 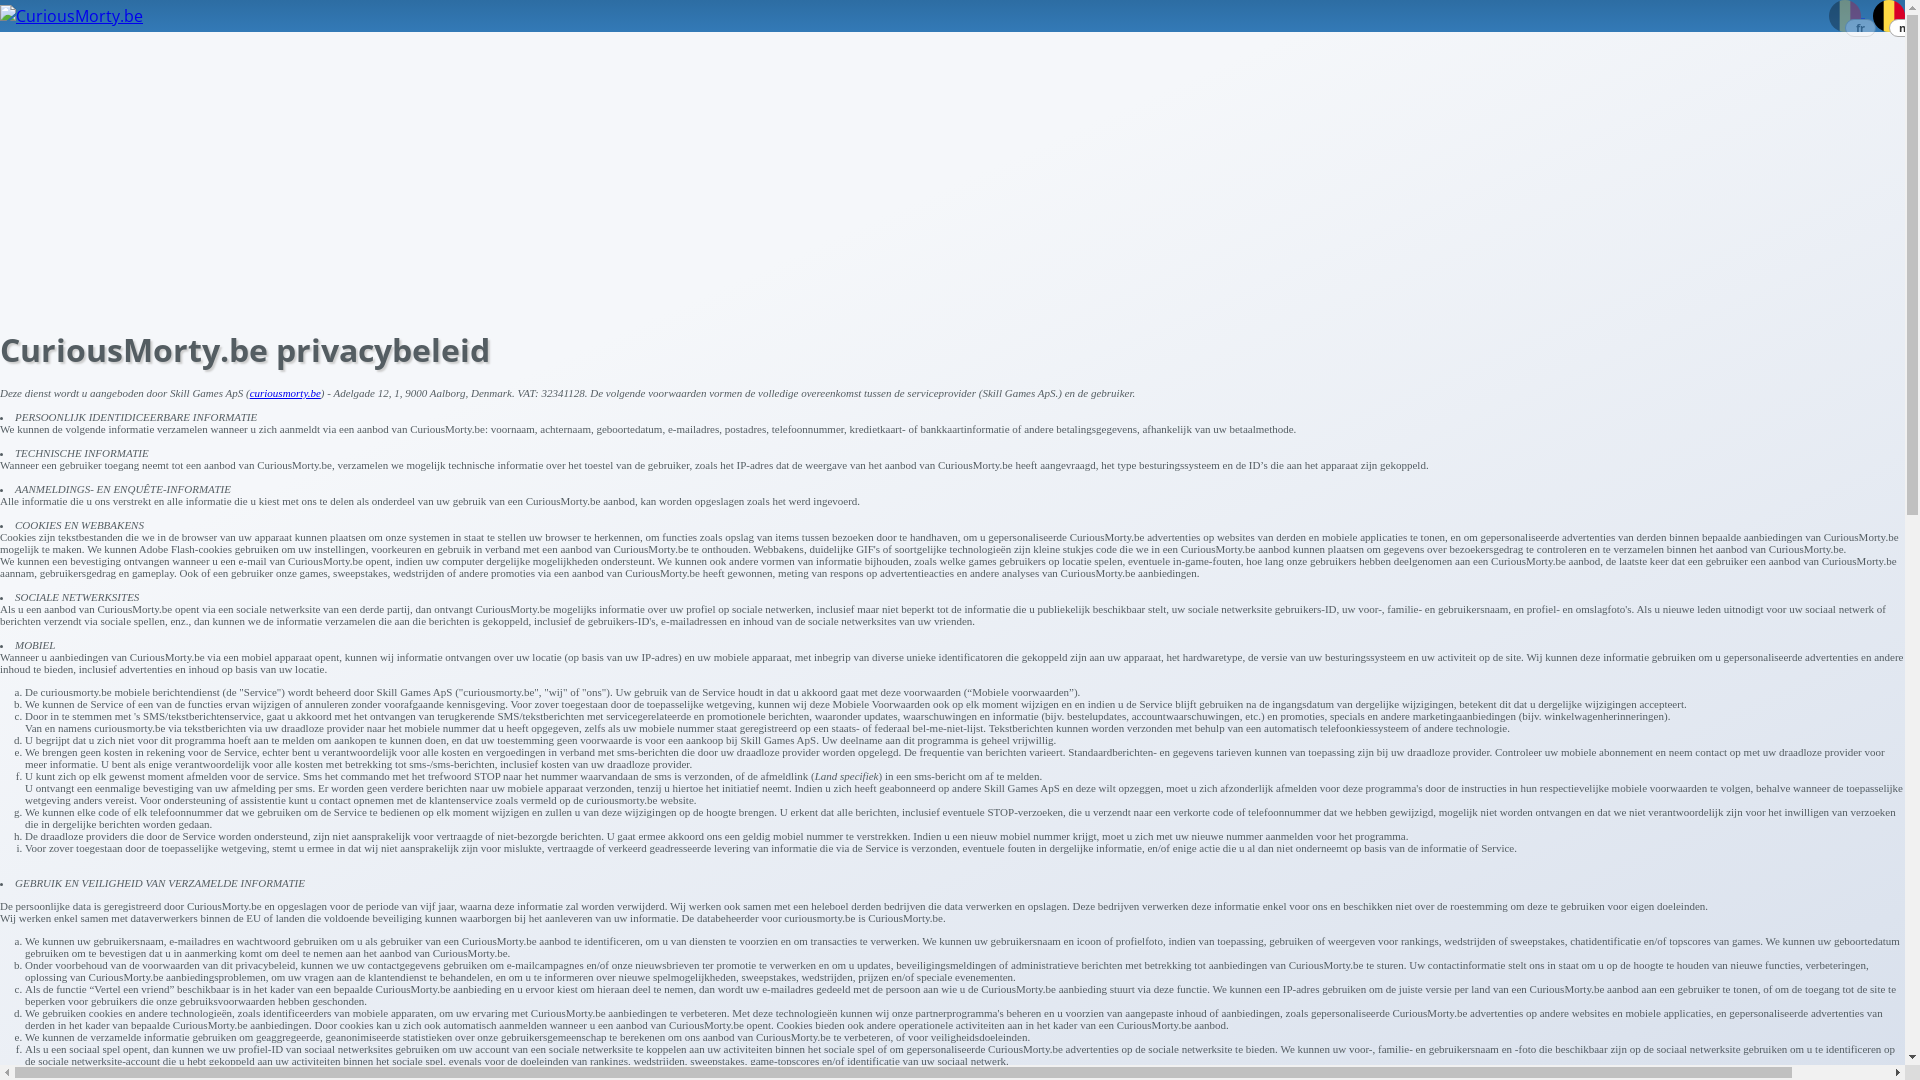 What do you see at coordinates (284, 393) in the screenshot?
I see `'curiousmorty.be'` at bounding box center [284, 393].